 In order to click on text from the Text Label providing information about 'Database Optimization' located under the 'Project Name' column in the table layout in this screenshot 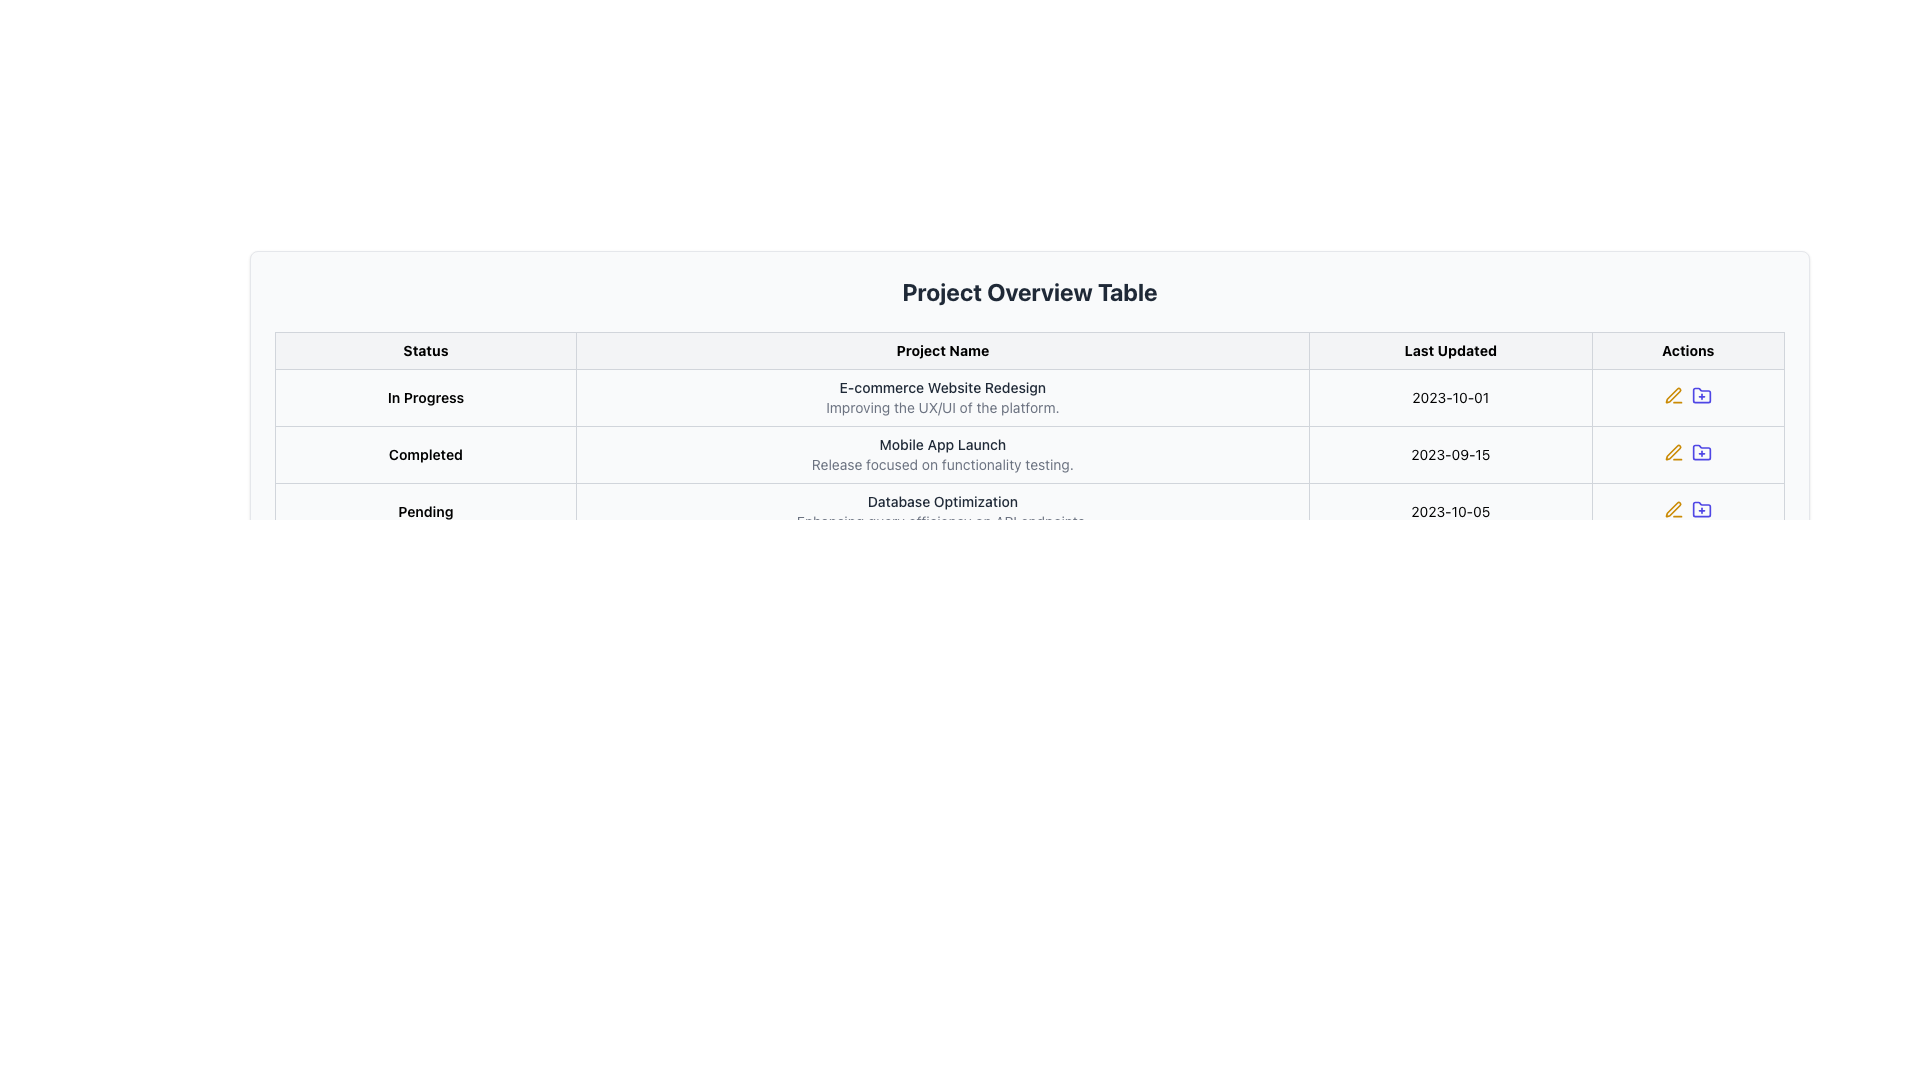, I will do `click(941, 520)`.